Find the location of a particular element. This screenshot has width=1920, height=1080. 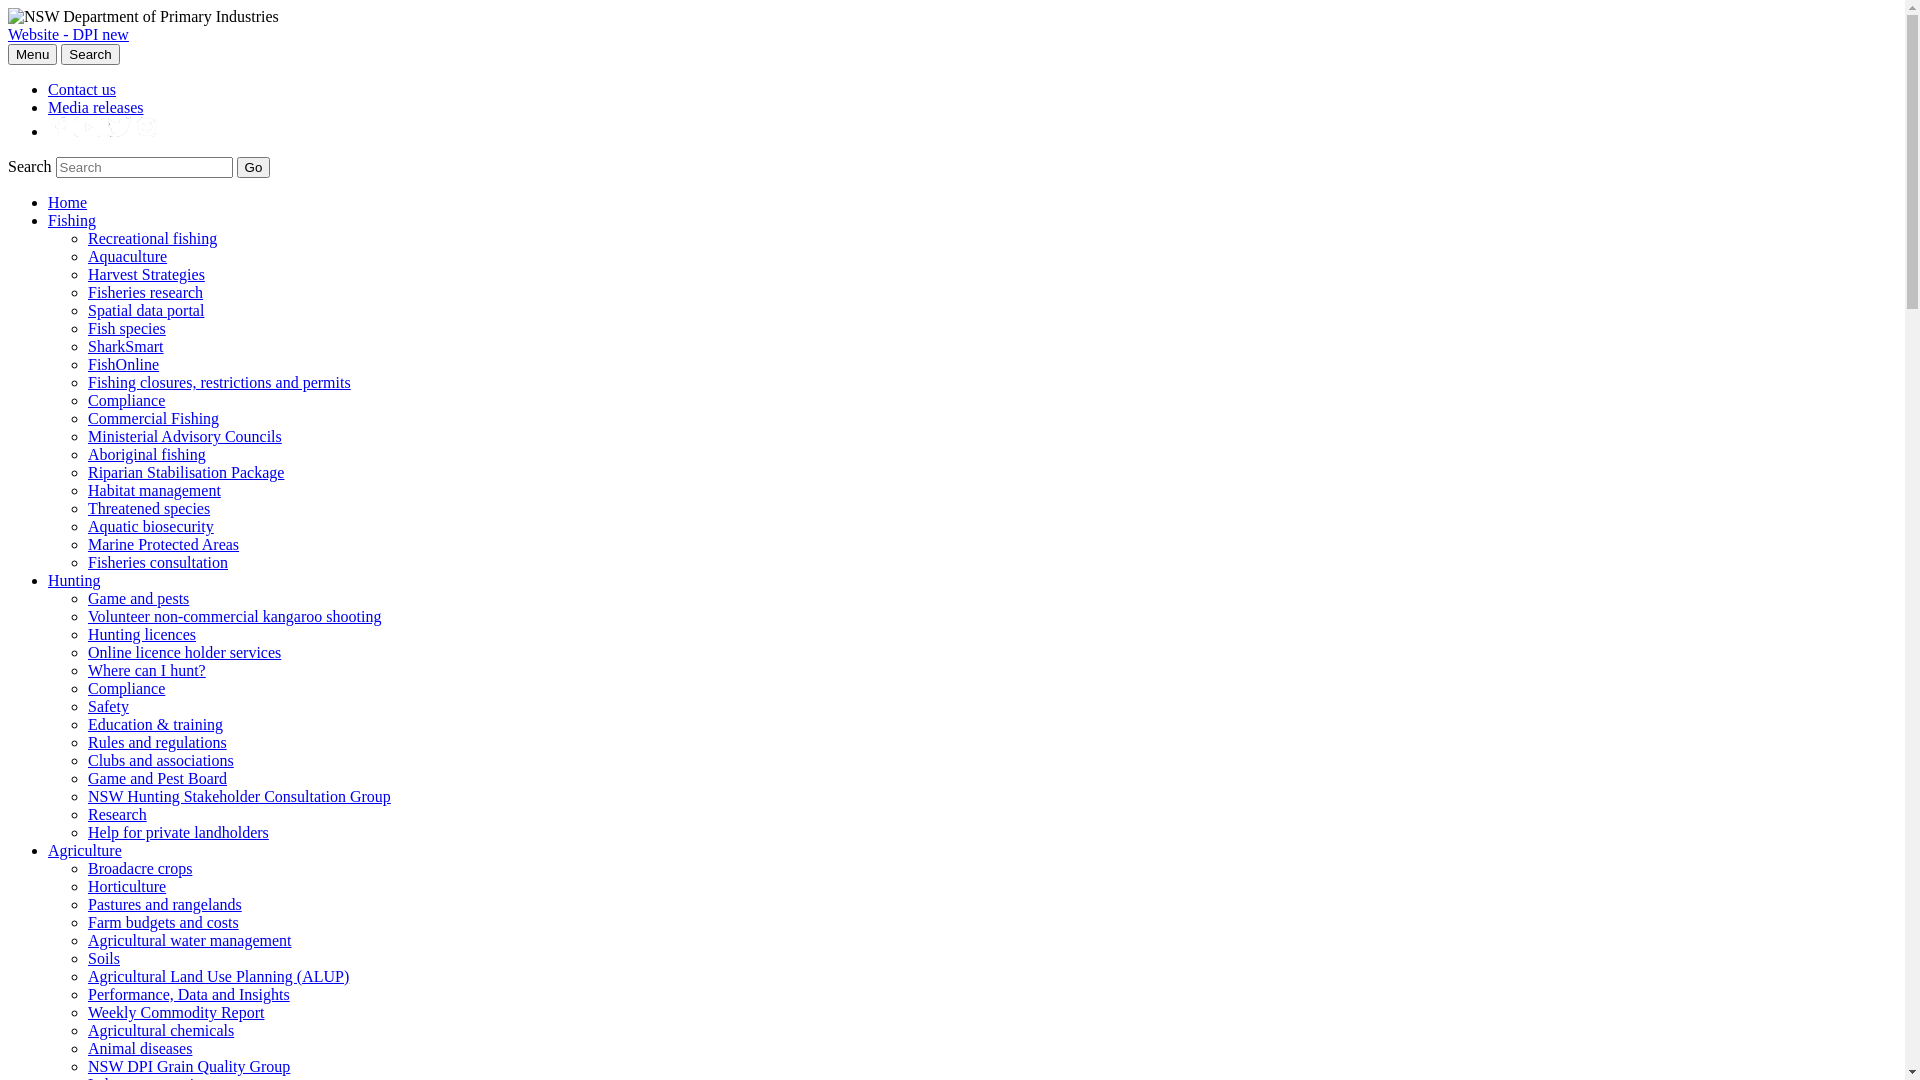

'FishOnline' is located at coordinates (122, 364).